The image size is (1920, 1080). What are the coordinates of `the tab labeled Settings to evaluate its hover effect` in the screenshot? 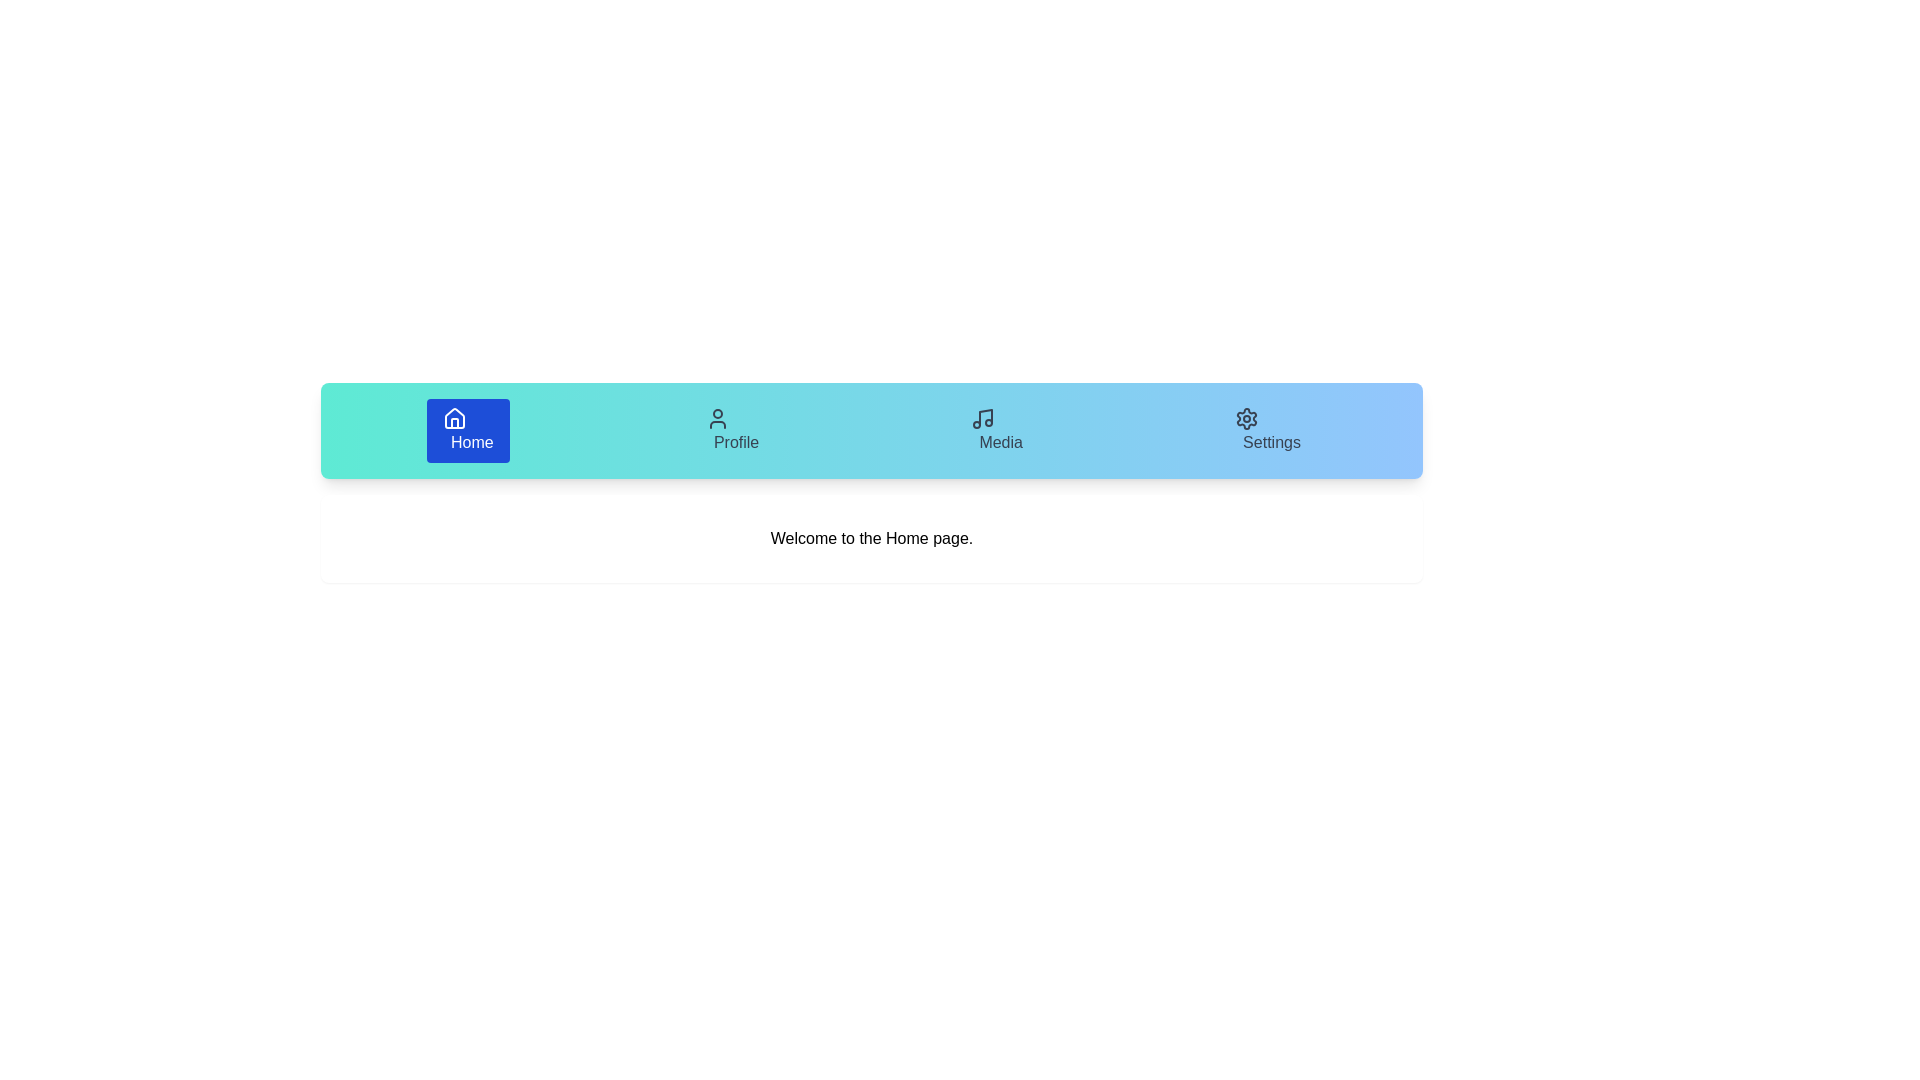 It's located at (1266, 430).